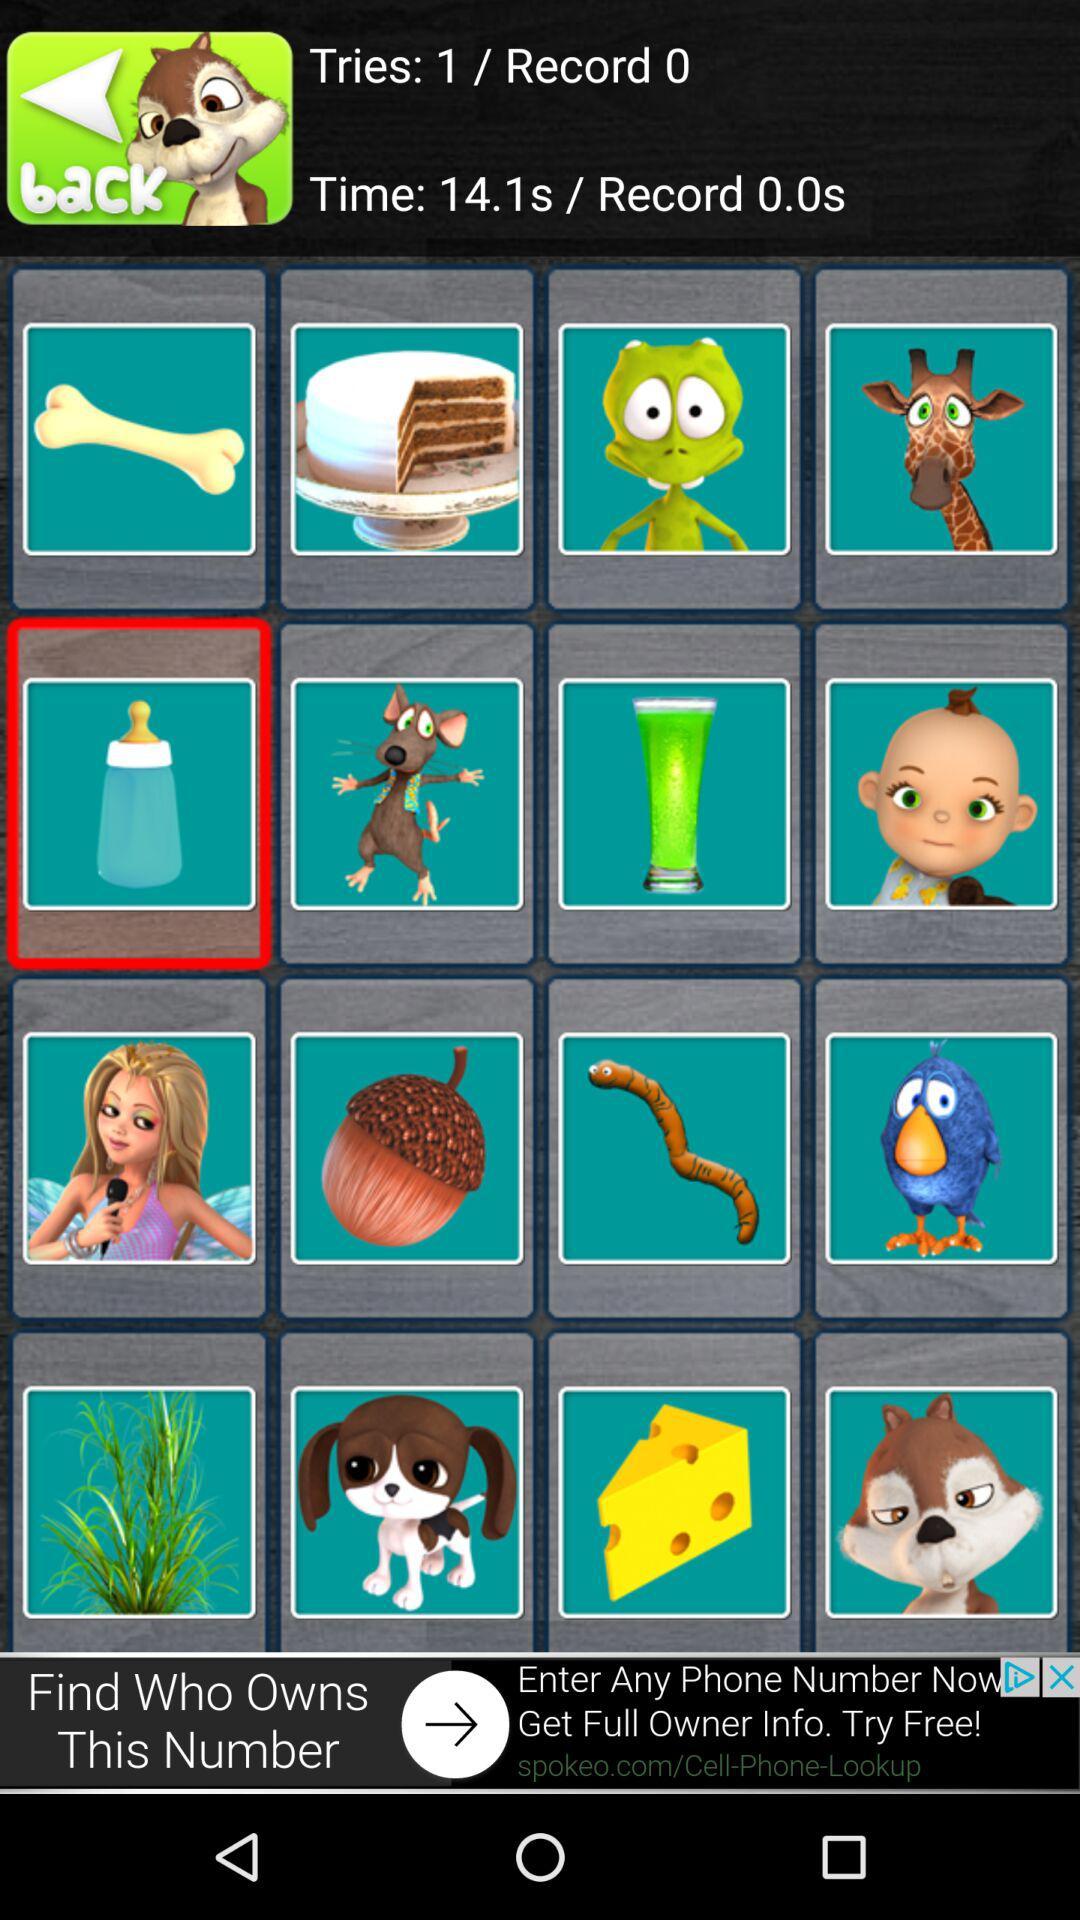 The height and width of the screenshot is (1920, 1080). What do you see at coordinates (153, 127) in the screenshot?
I see `the 2nd image which below back on the page` at bounding box center [153, 127].